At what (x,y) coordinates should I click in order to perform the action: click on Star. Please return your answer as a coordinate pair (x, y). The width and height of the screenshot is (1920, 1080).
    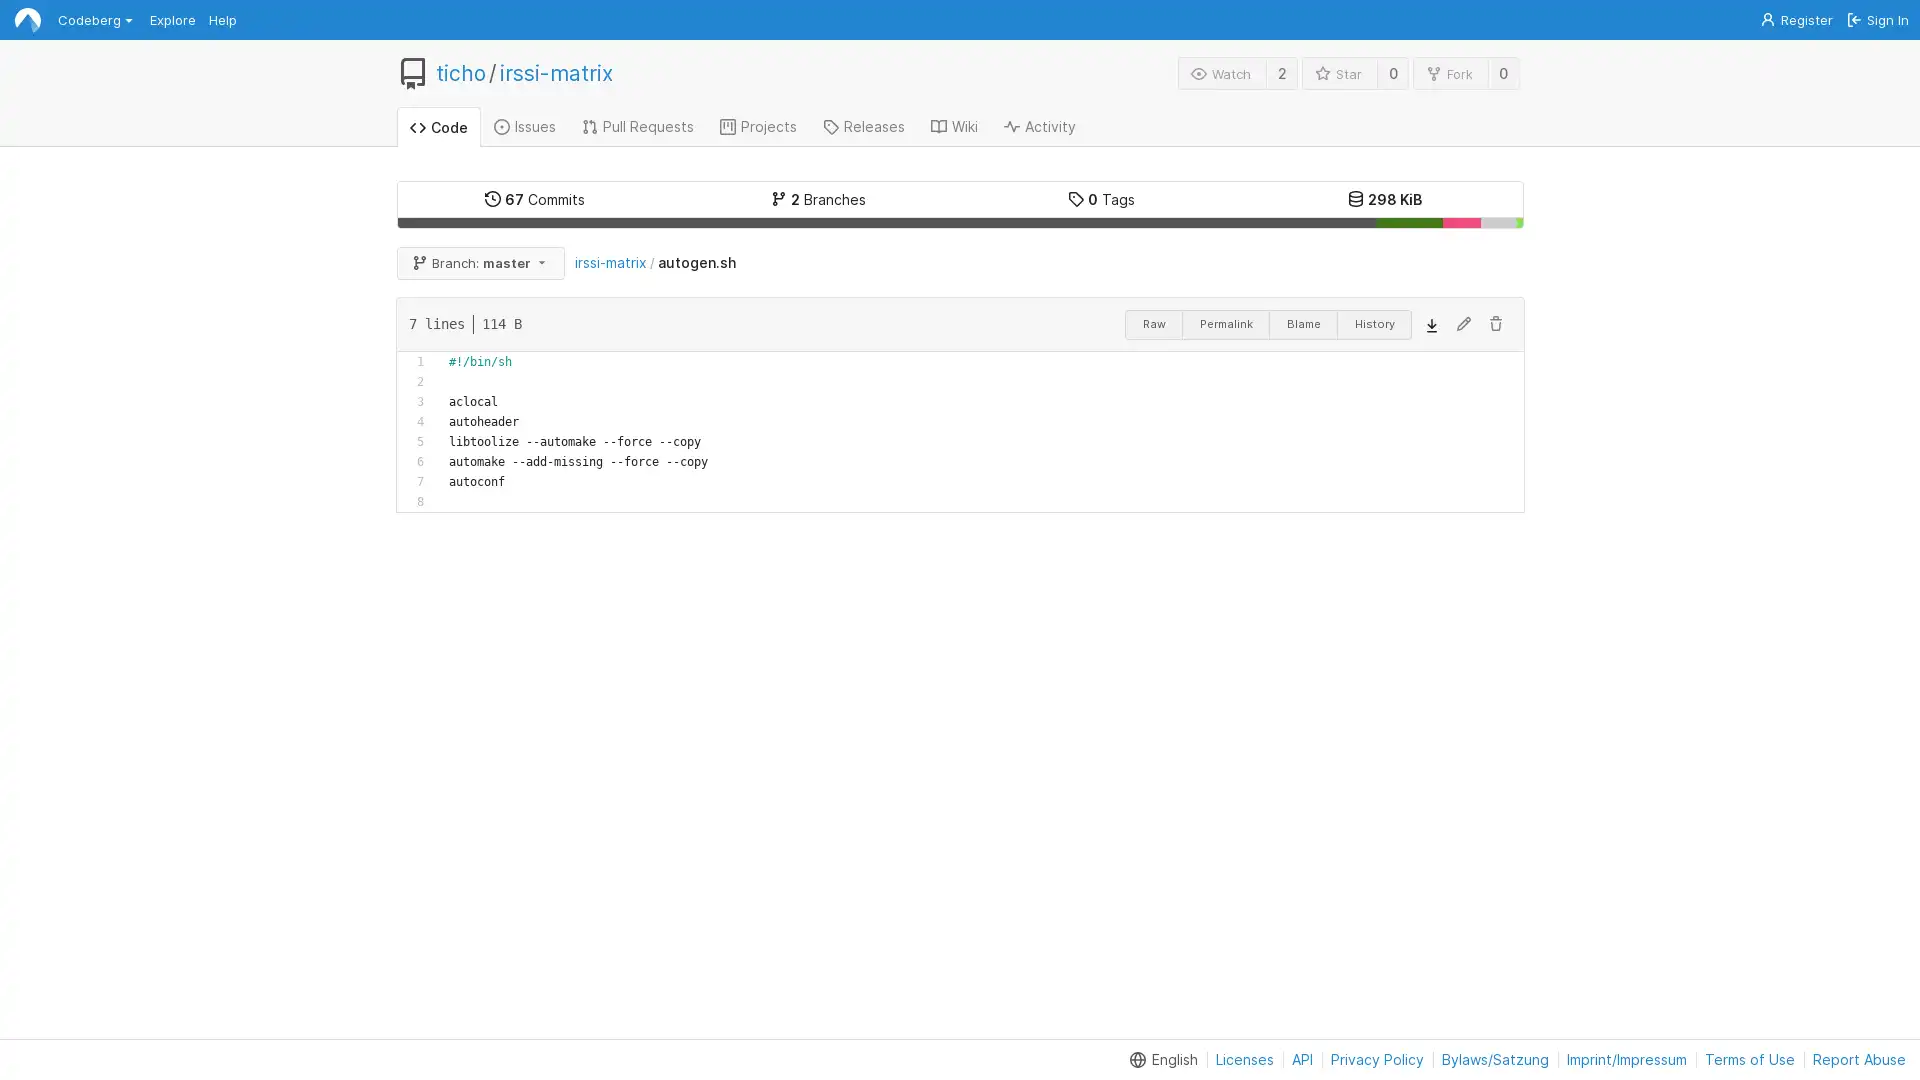
    Looking at the image, I should click on (1339, 72).